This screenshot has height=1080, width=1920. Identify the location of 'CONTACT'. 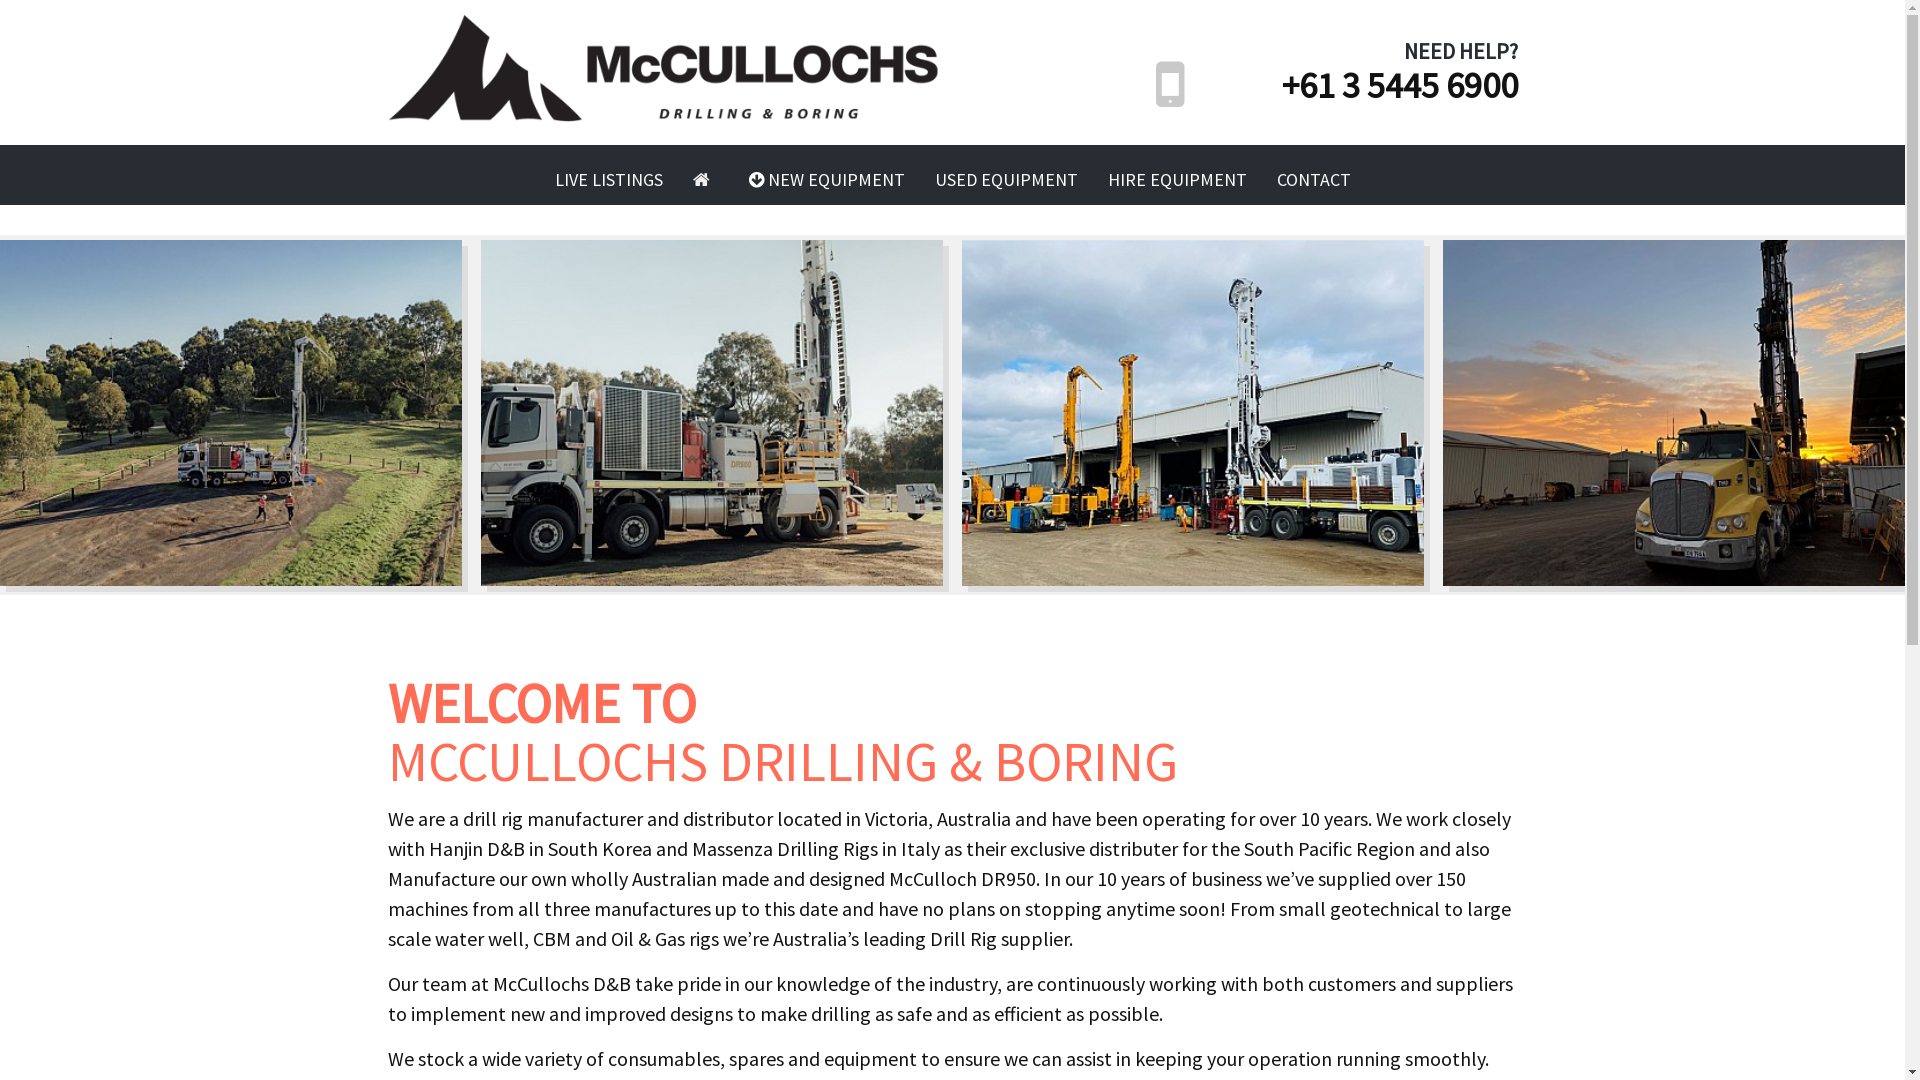
(1314, 180).